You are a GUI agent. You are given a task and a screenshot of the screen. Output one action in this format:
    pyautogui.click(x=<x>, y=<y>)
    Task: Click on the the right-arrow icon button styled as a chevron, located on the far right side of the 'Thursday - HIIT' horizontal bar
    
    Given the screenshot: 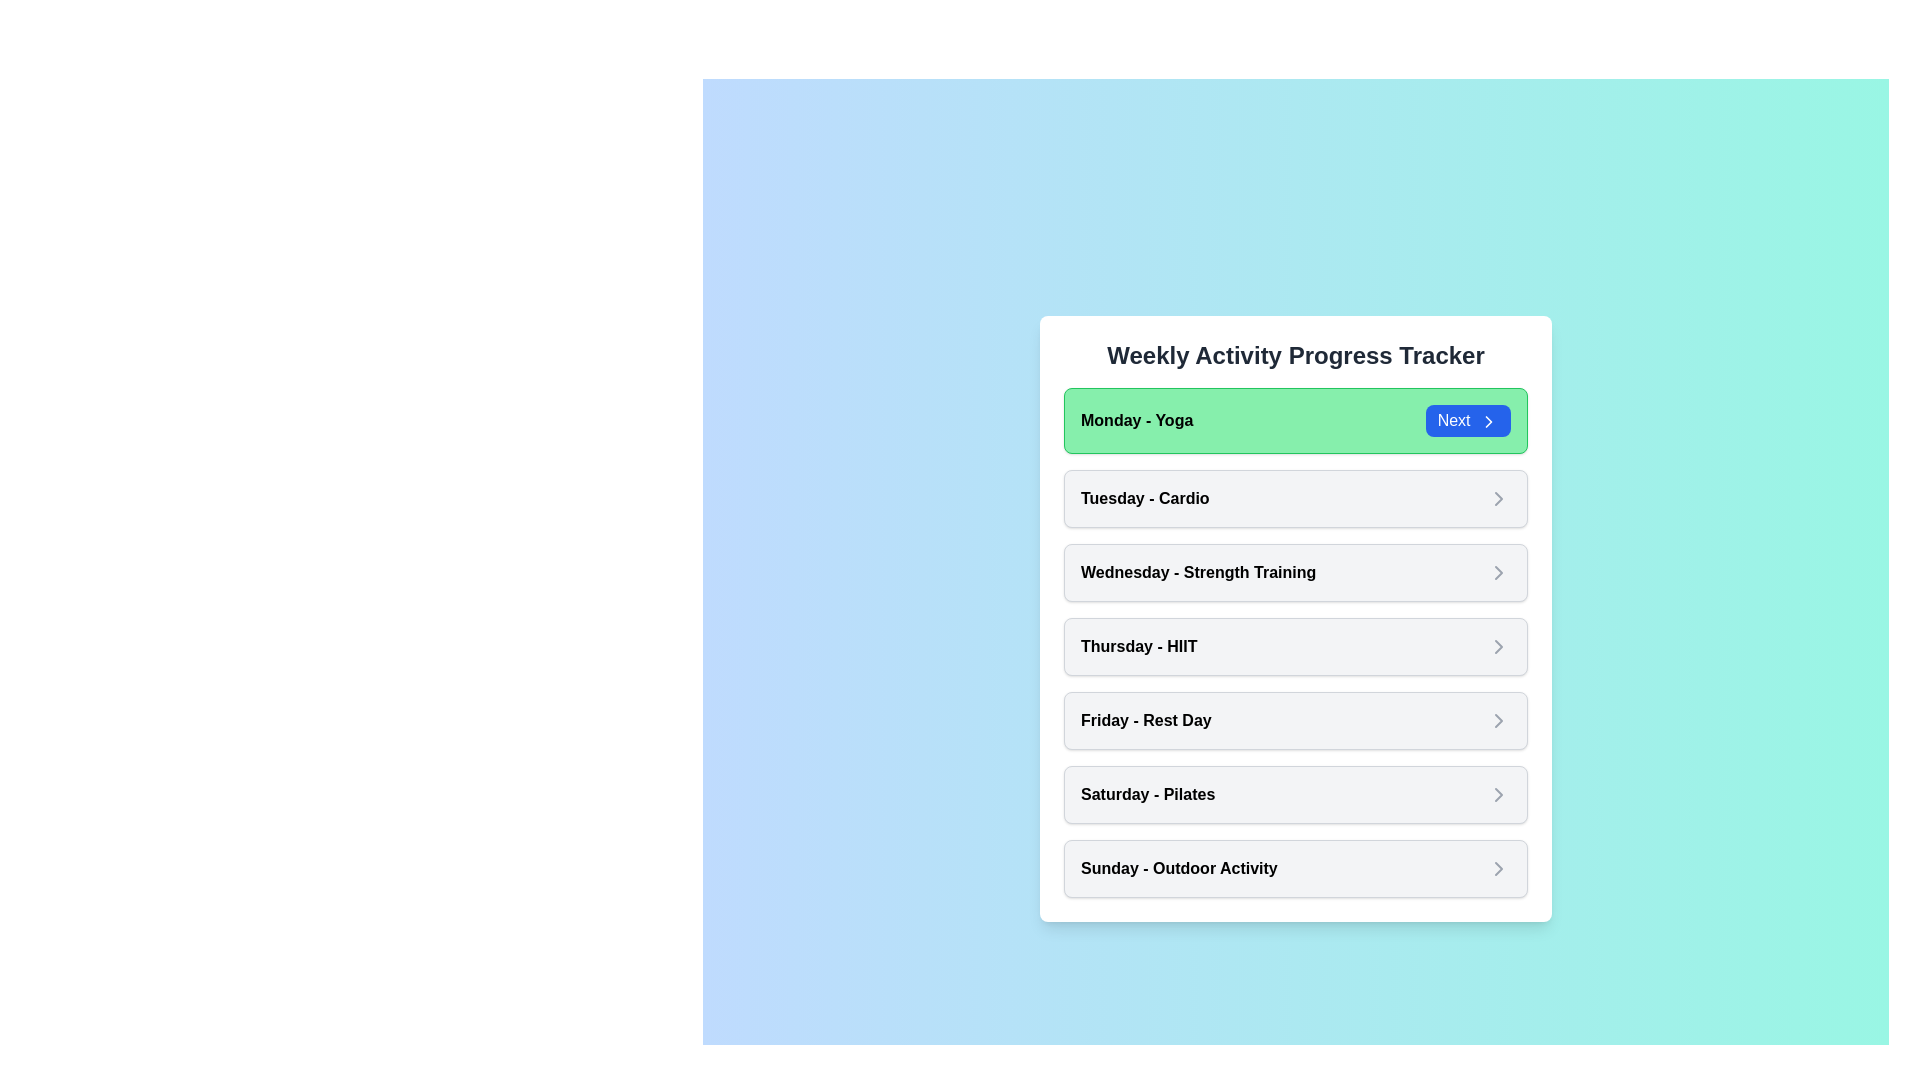 What is the action you would take?
    pyautogui.click(x=1498, y=647)
    